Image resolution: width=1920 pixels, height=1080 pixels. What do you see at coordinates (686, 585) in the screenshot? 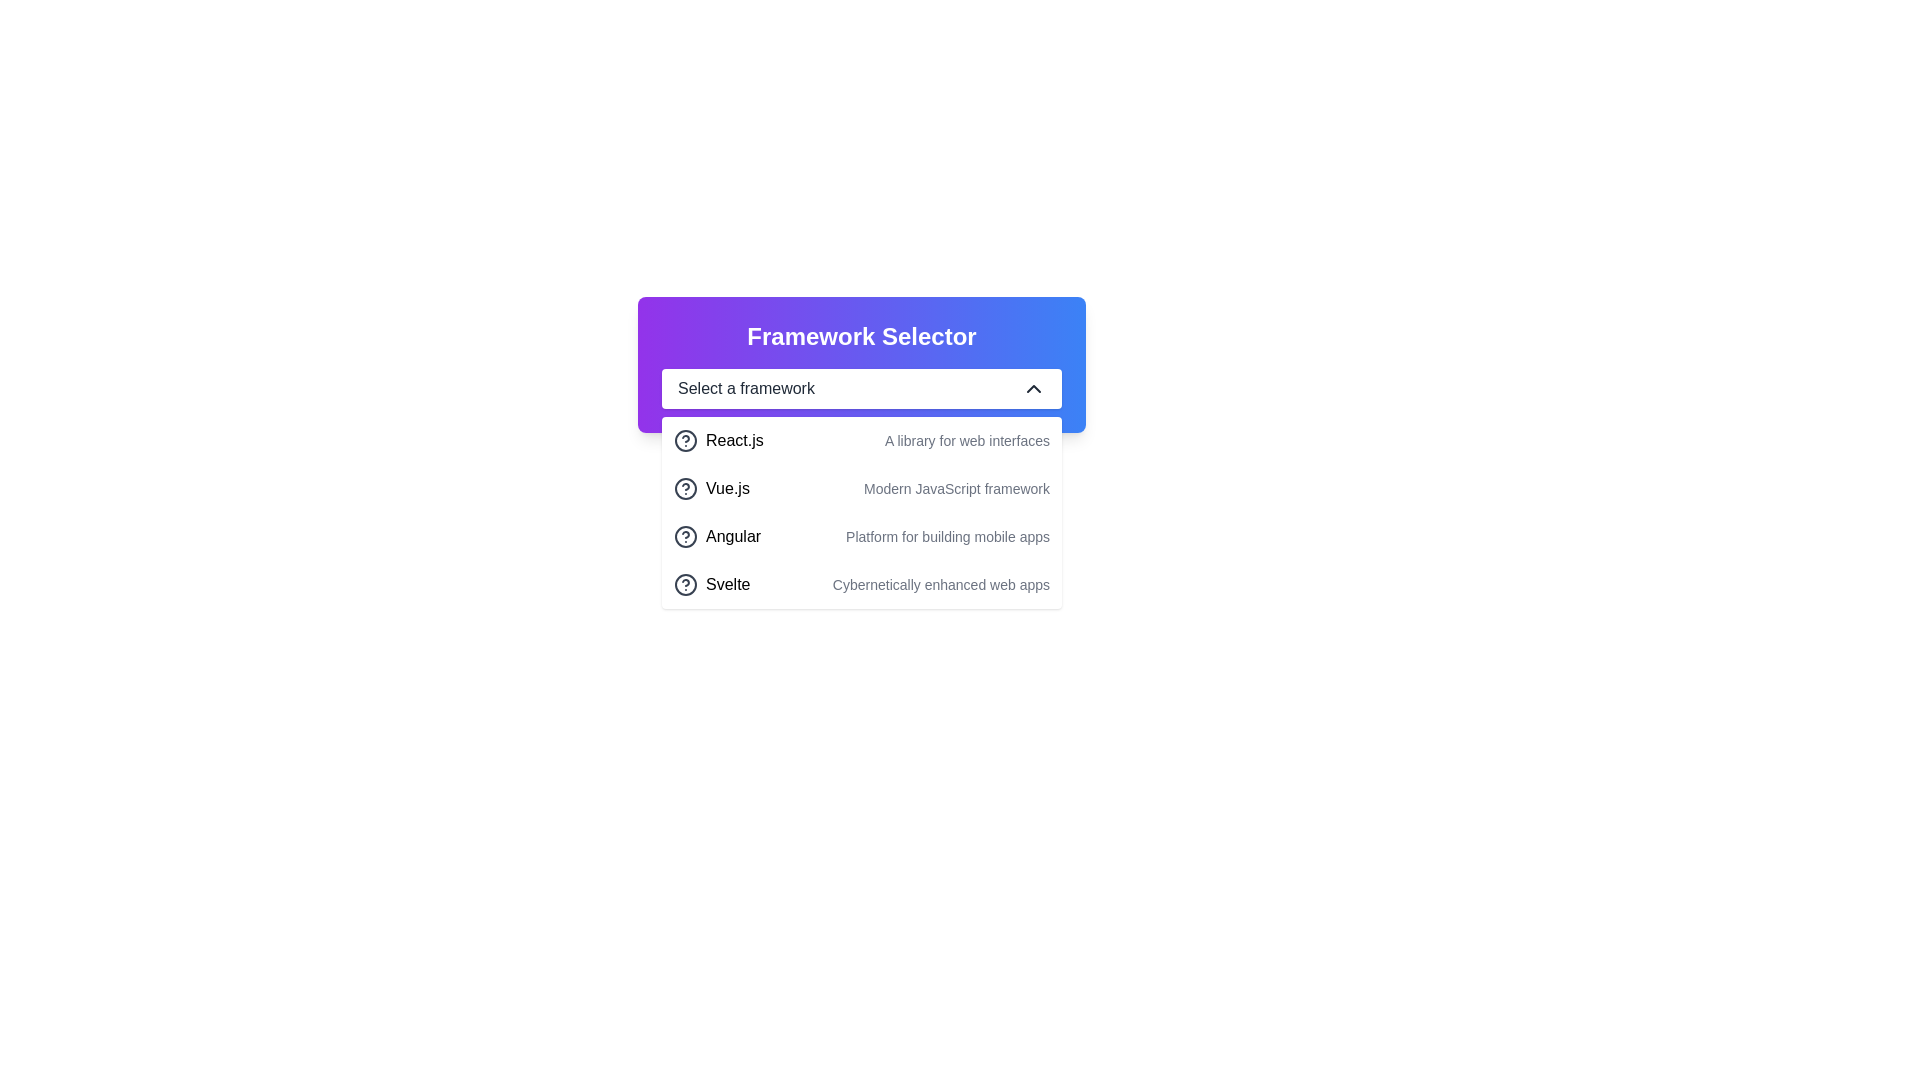
I see `the circular outline icon with a question mark at its center, located next to the text label 'Svelte'` at bounding box center [686, 585].